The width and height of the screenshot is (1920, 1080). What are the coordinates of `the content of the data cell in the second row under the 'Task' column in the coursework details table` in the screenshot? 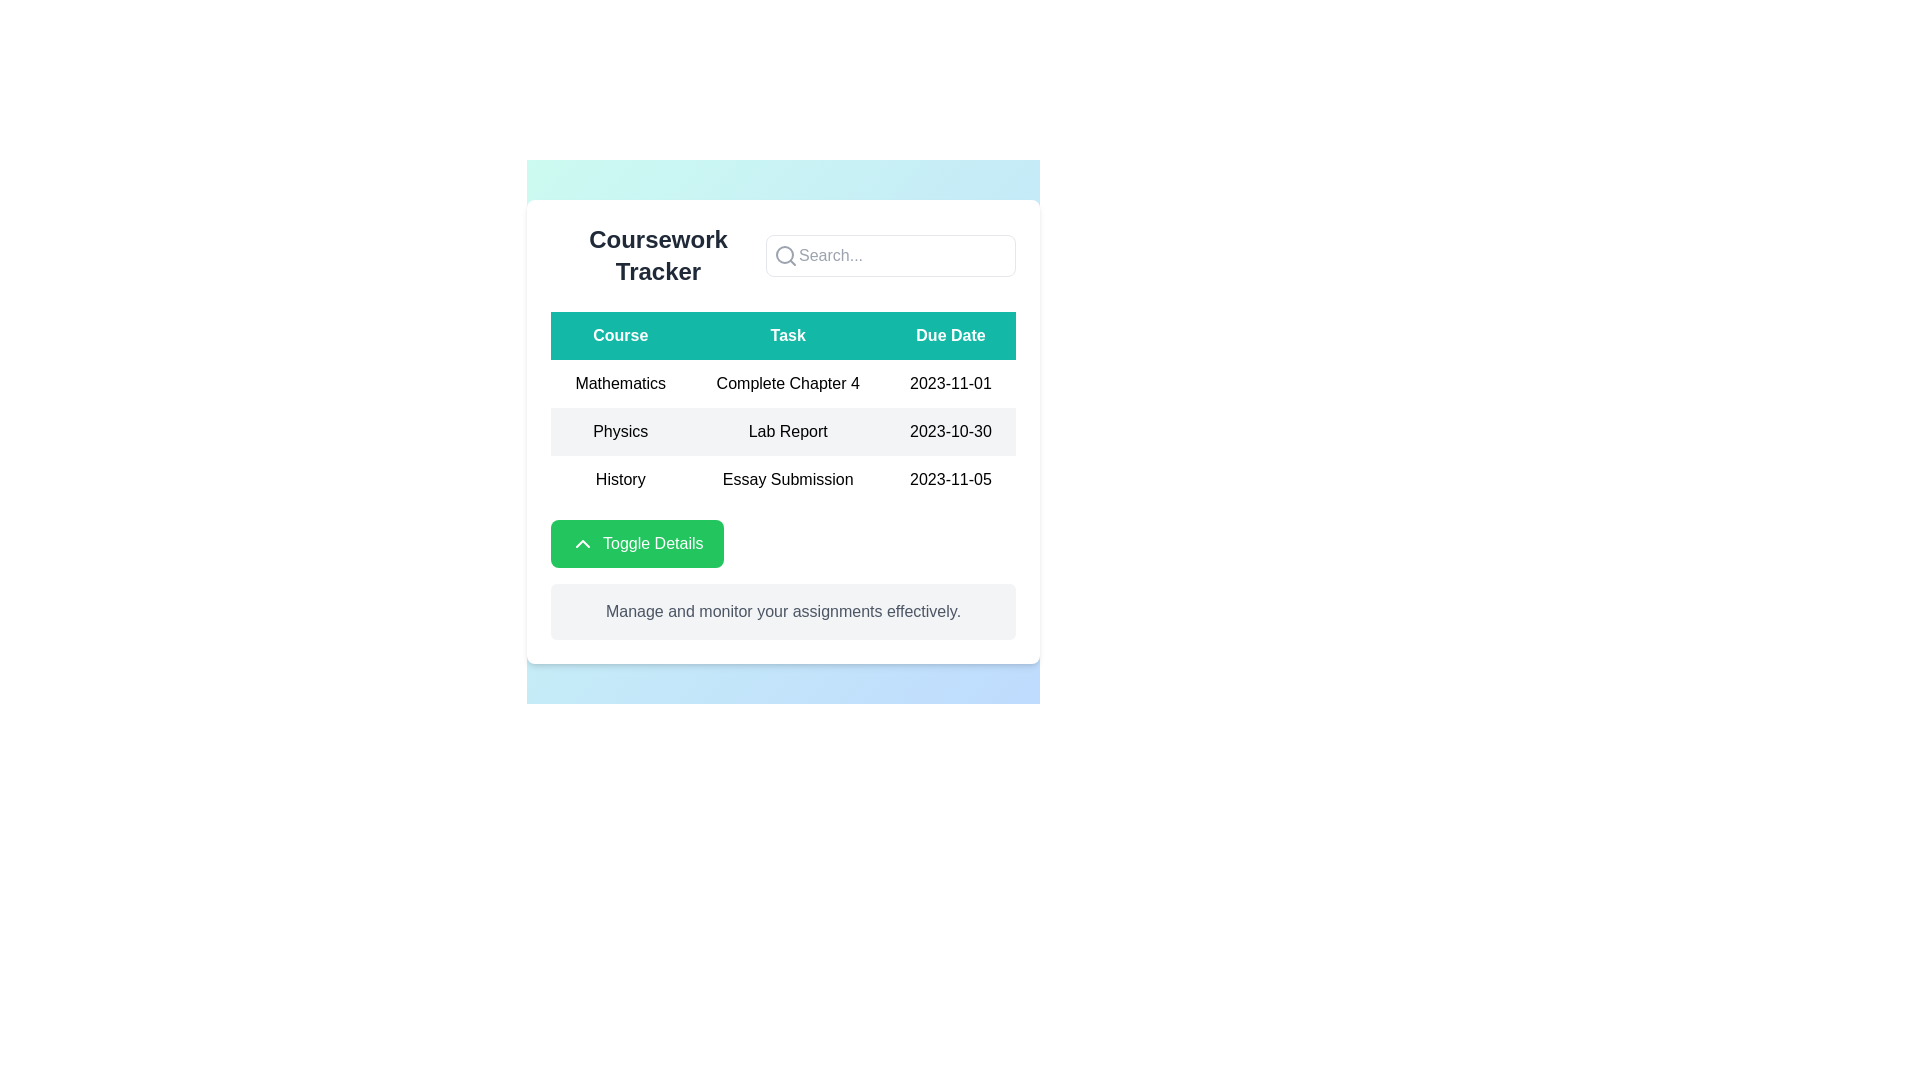 It's located at (782, 431).